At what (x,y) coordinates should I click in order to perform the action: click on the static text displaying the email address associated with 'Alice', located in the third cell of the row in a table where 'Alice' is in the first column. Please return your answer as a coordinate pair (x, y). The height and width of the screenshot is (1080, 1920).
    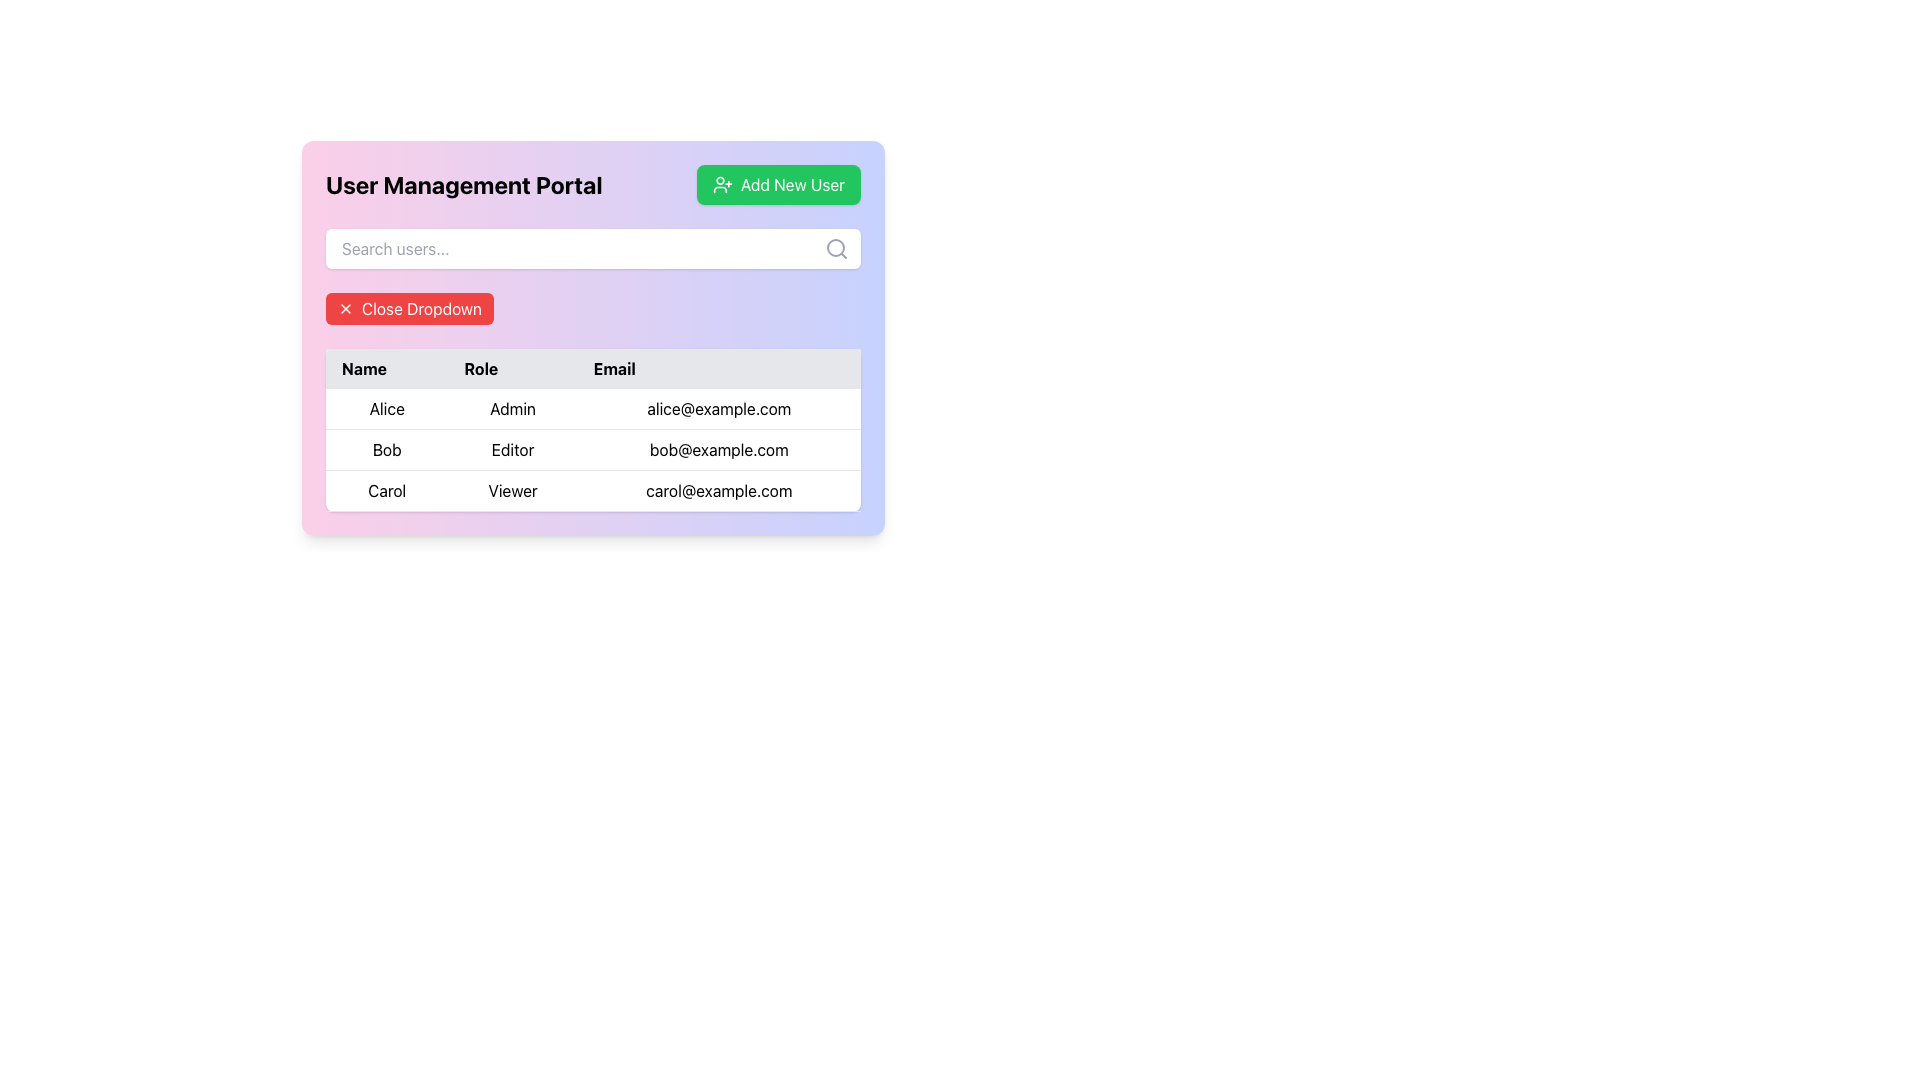
    Looking at the image, I should click on (719, 408).